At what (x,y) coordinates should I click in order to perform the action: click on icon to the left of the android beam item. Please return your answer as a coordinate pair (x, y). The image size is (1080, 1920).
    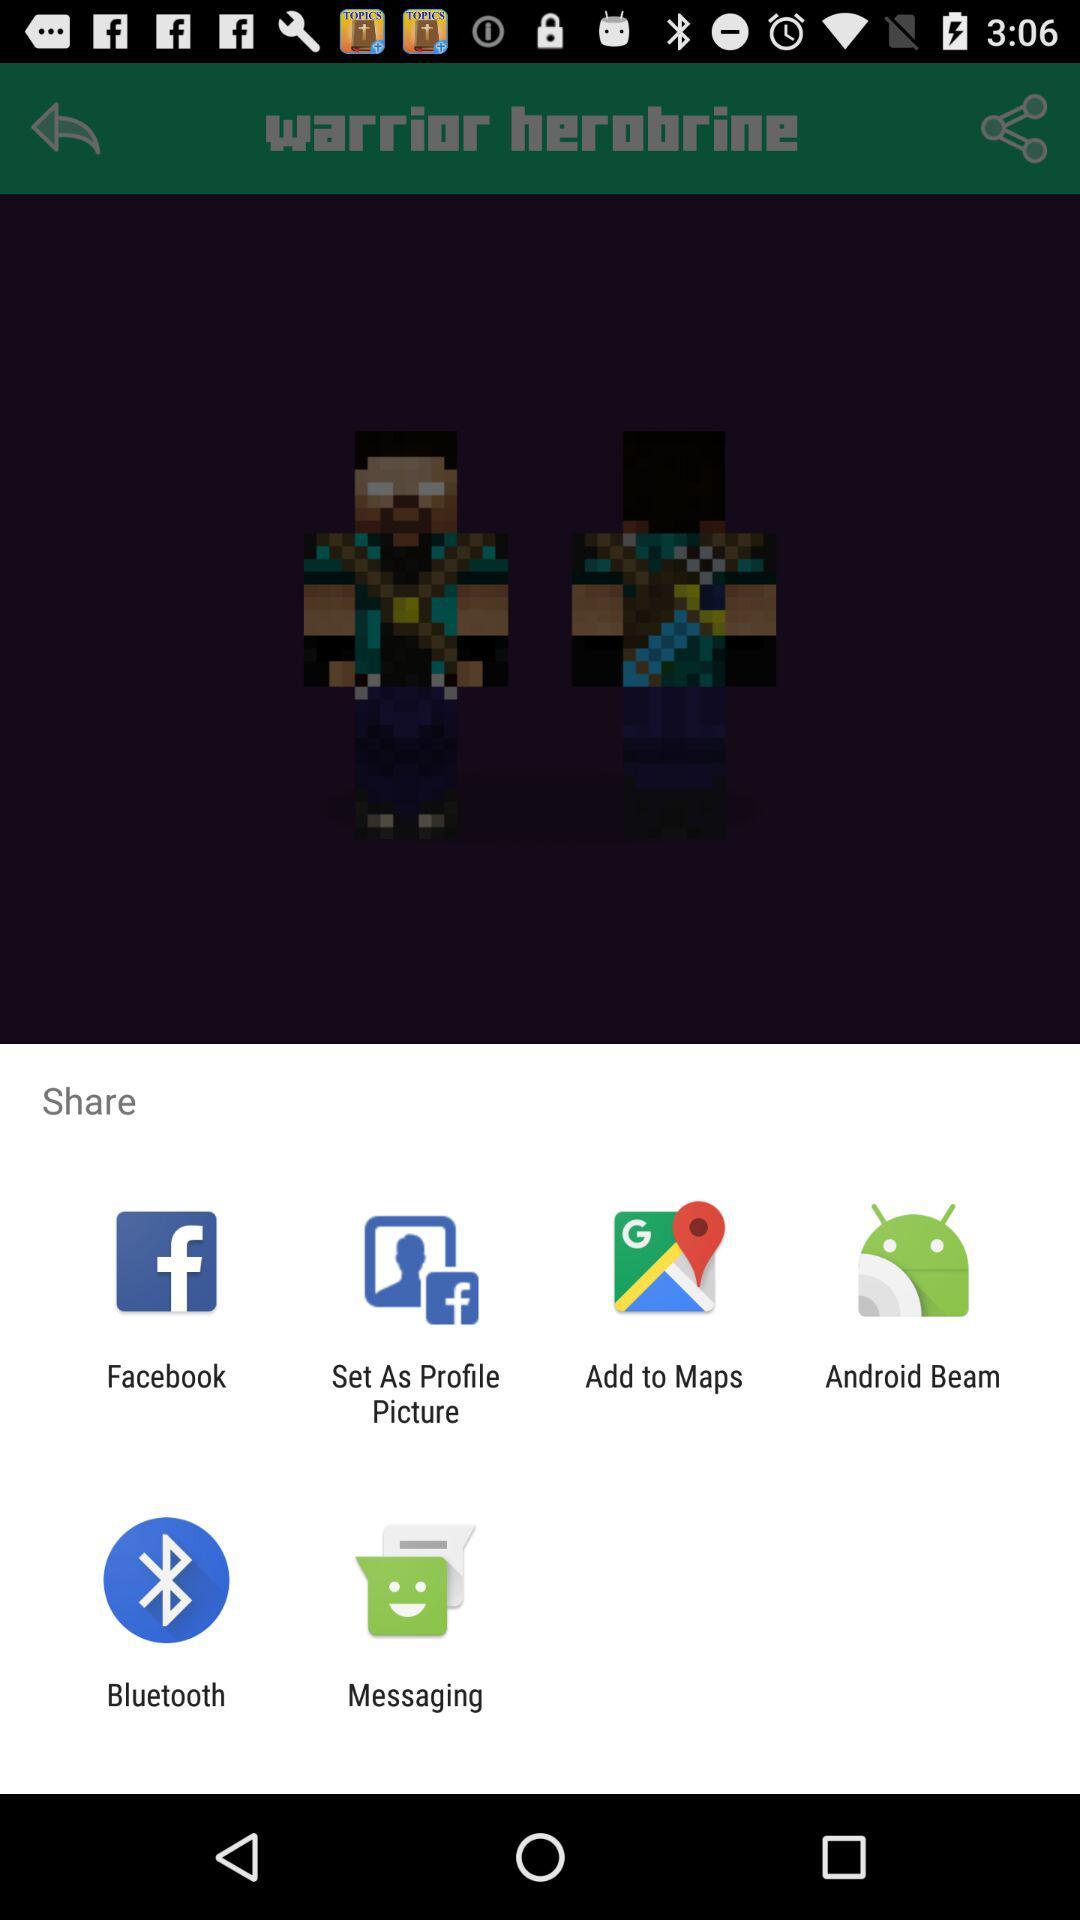
    Looking at the image, I should click on (664, 1392).